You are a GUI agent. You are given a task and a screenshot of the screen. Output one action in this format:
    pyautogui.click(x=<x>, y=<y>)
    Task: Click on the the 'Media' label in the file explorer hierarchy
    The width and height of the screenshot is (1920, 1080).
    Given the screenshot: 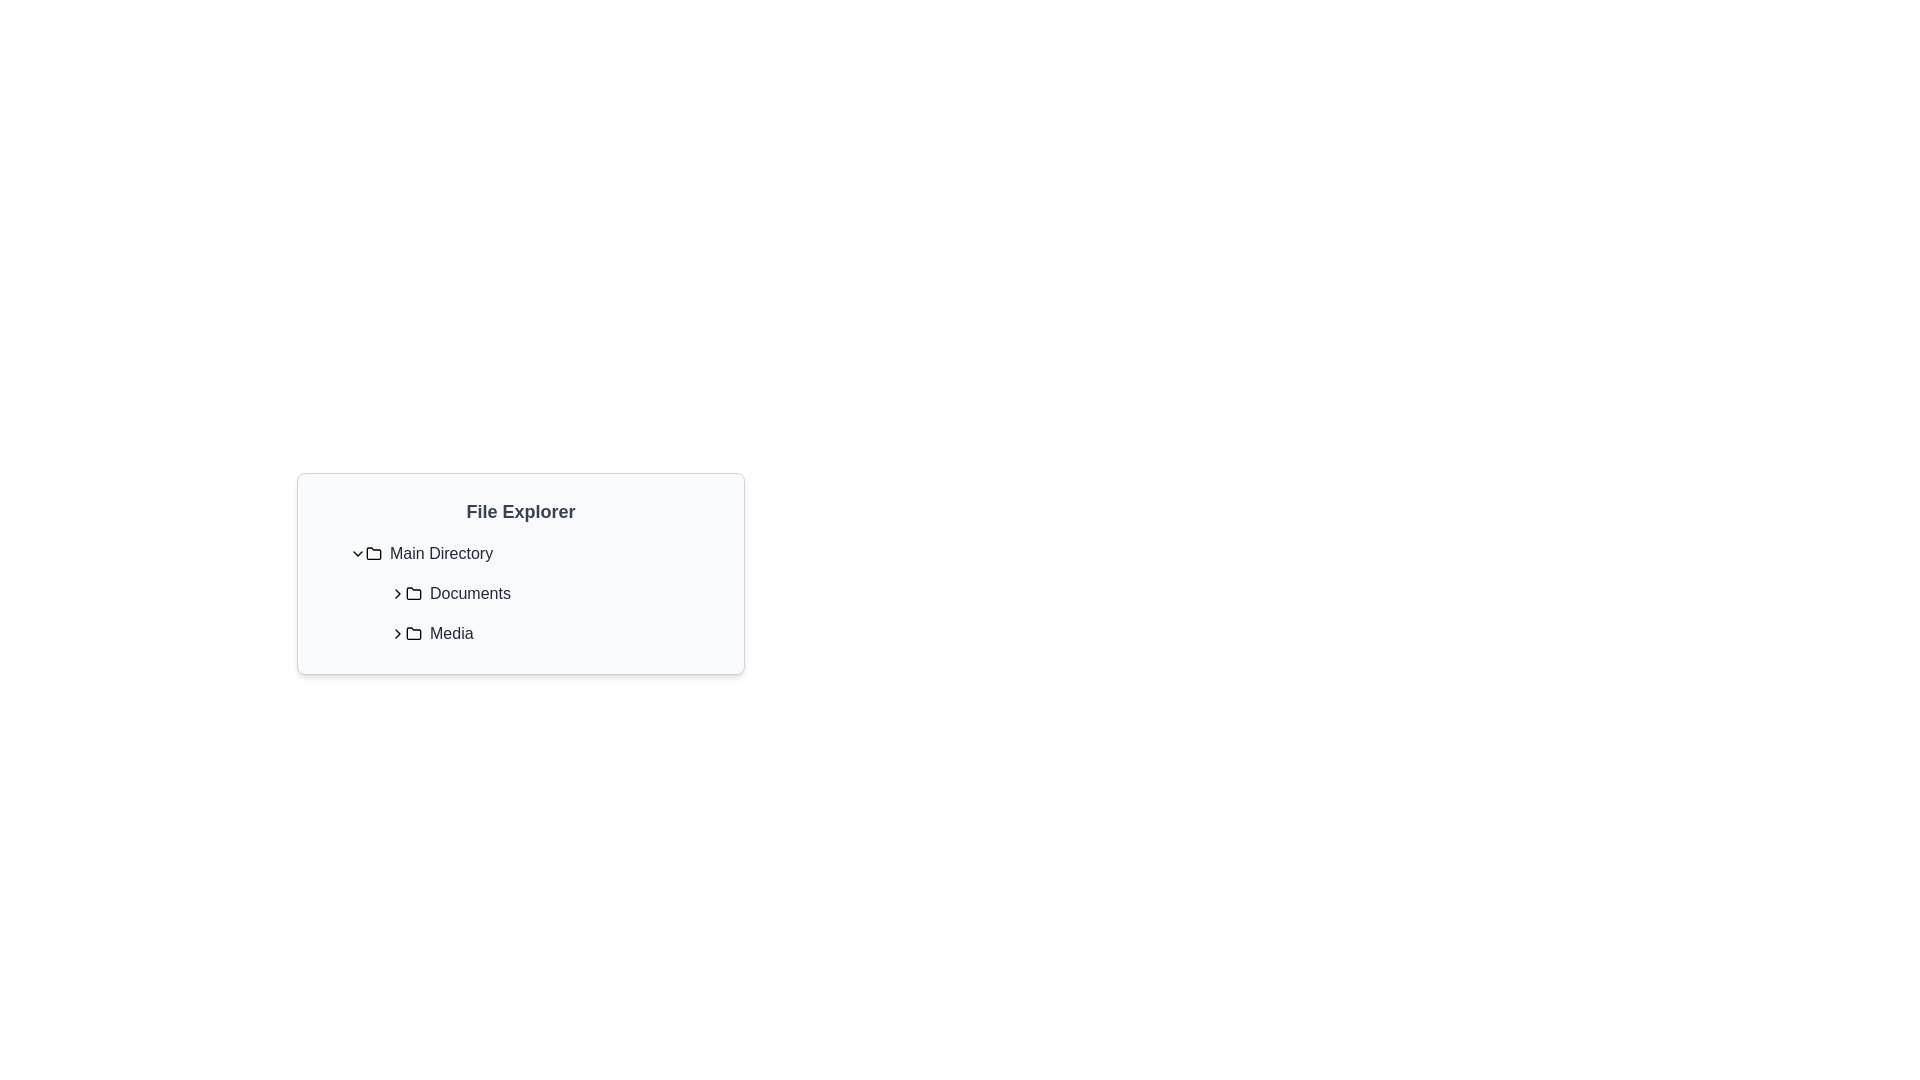 What is the action you would take?
    pyautogui.click(x=450, y=633)
    